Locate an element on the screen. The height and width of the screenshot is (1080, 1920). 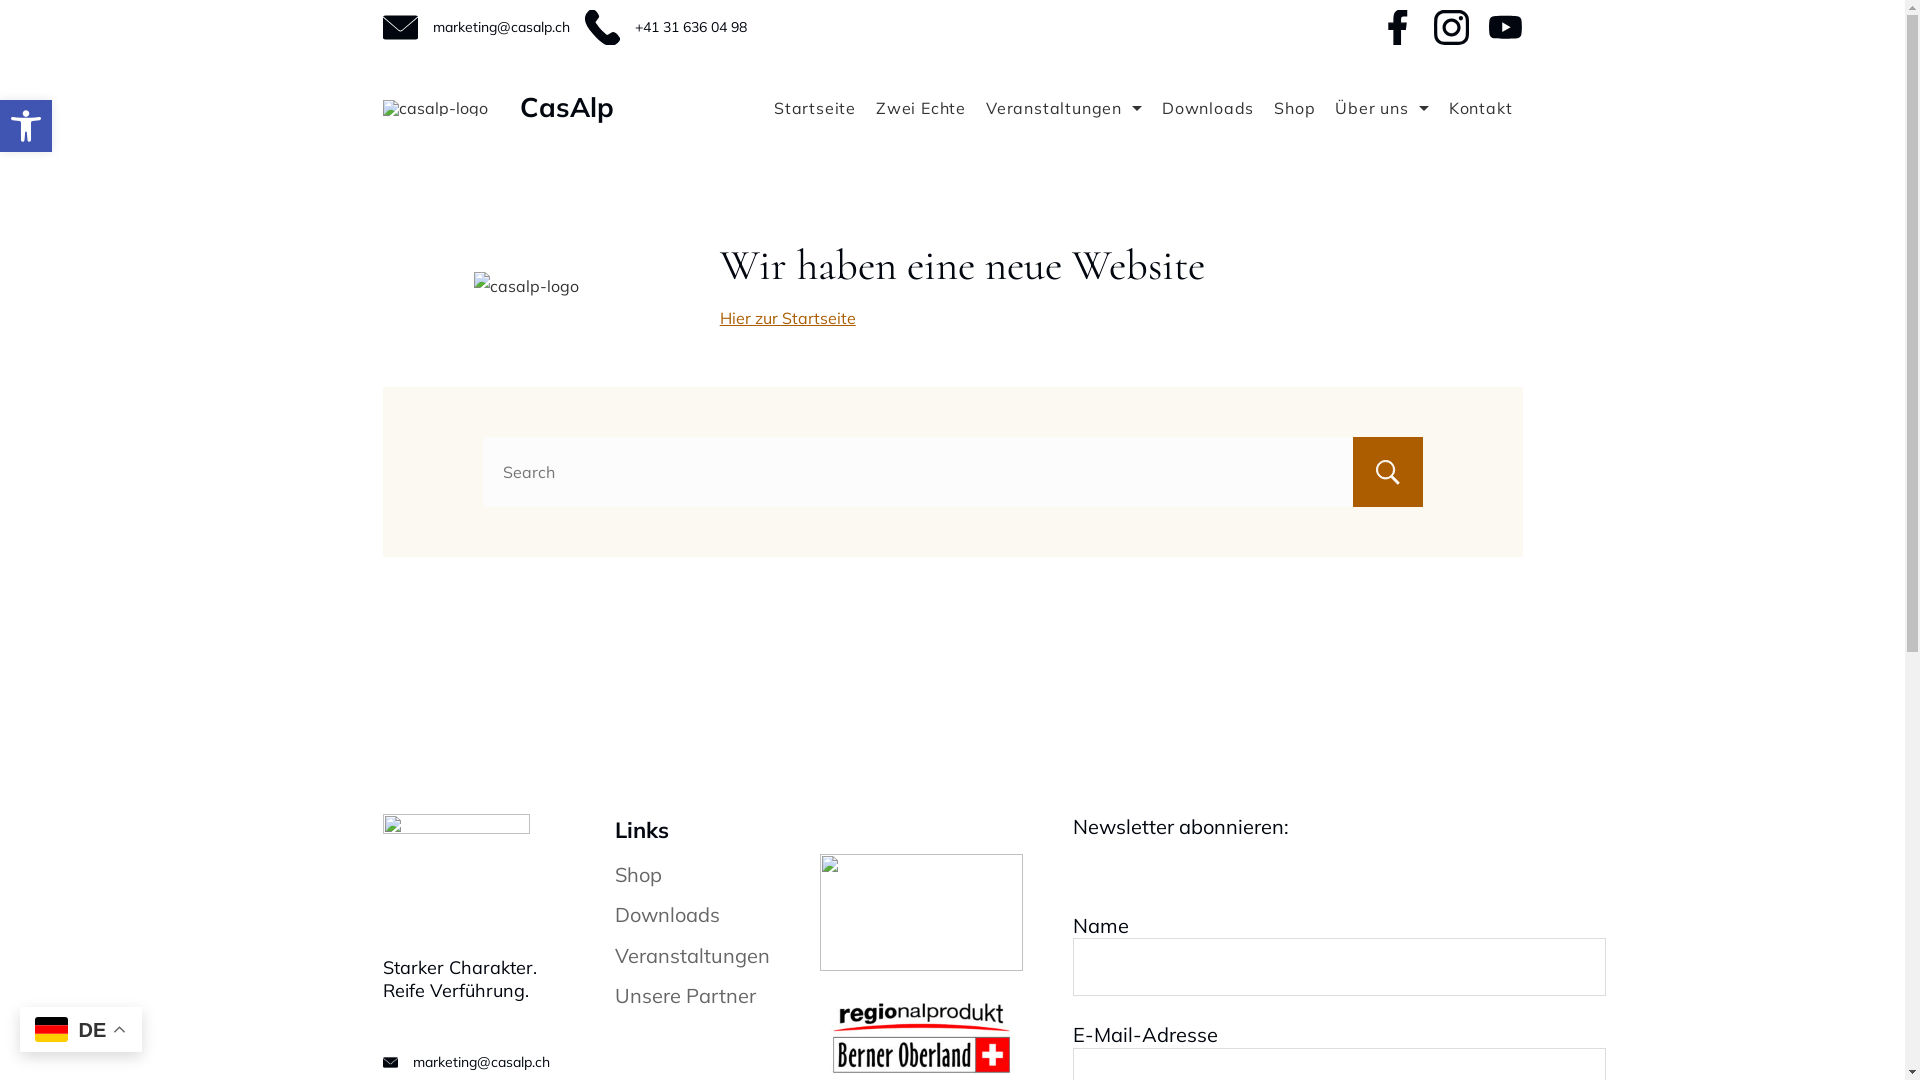
'Kontakt' is located at coordinates (1481, 108).